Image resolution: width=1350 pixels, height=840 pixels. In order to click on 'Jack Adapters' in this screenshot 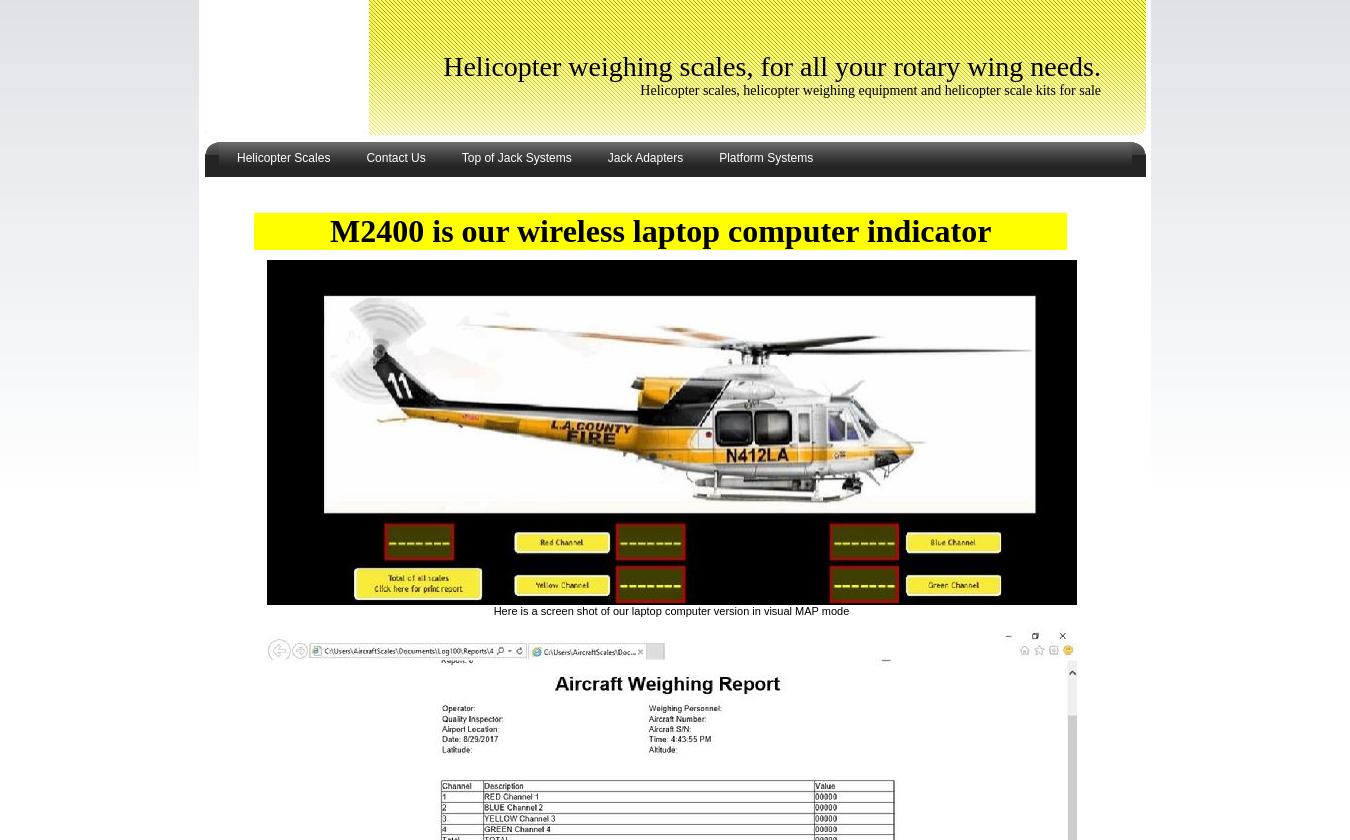, I will do `click(606, 158)`.